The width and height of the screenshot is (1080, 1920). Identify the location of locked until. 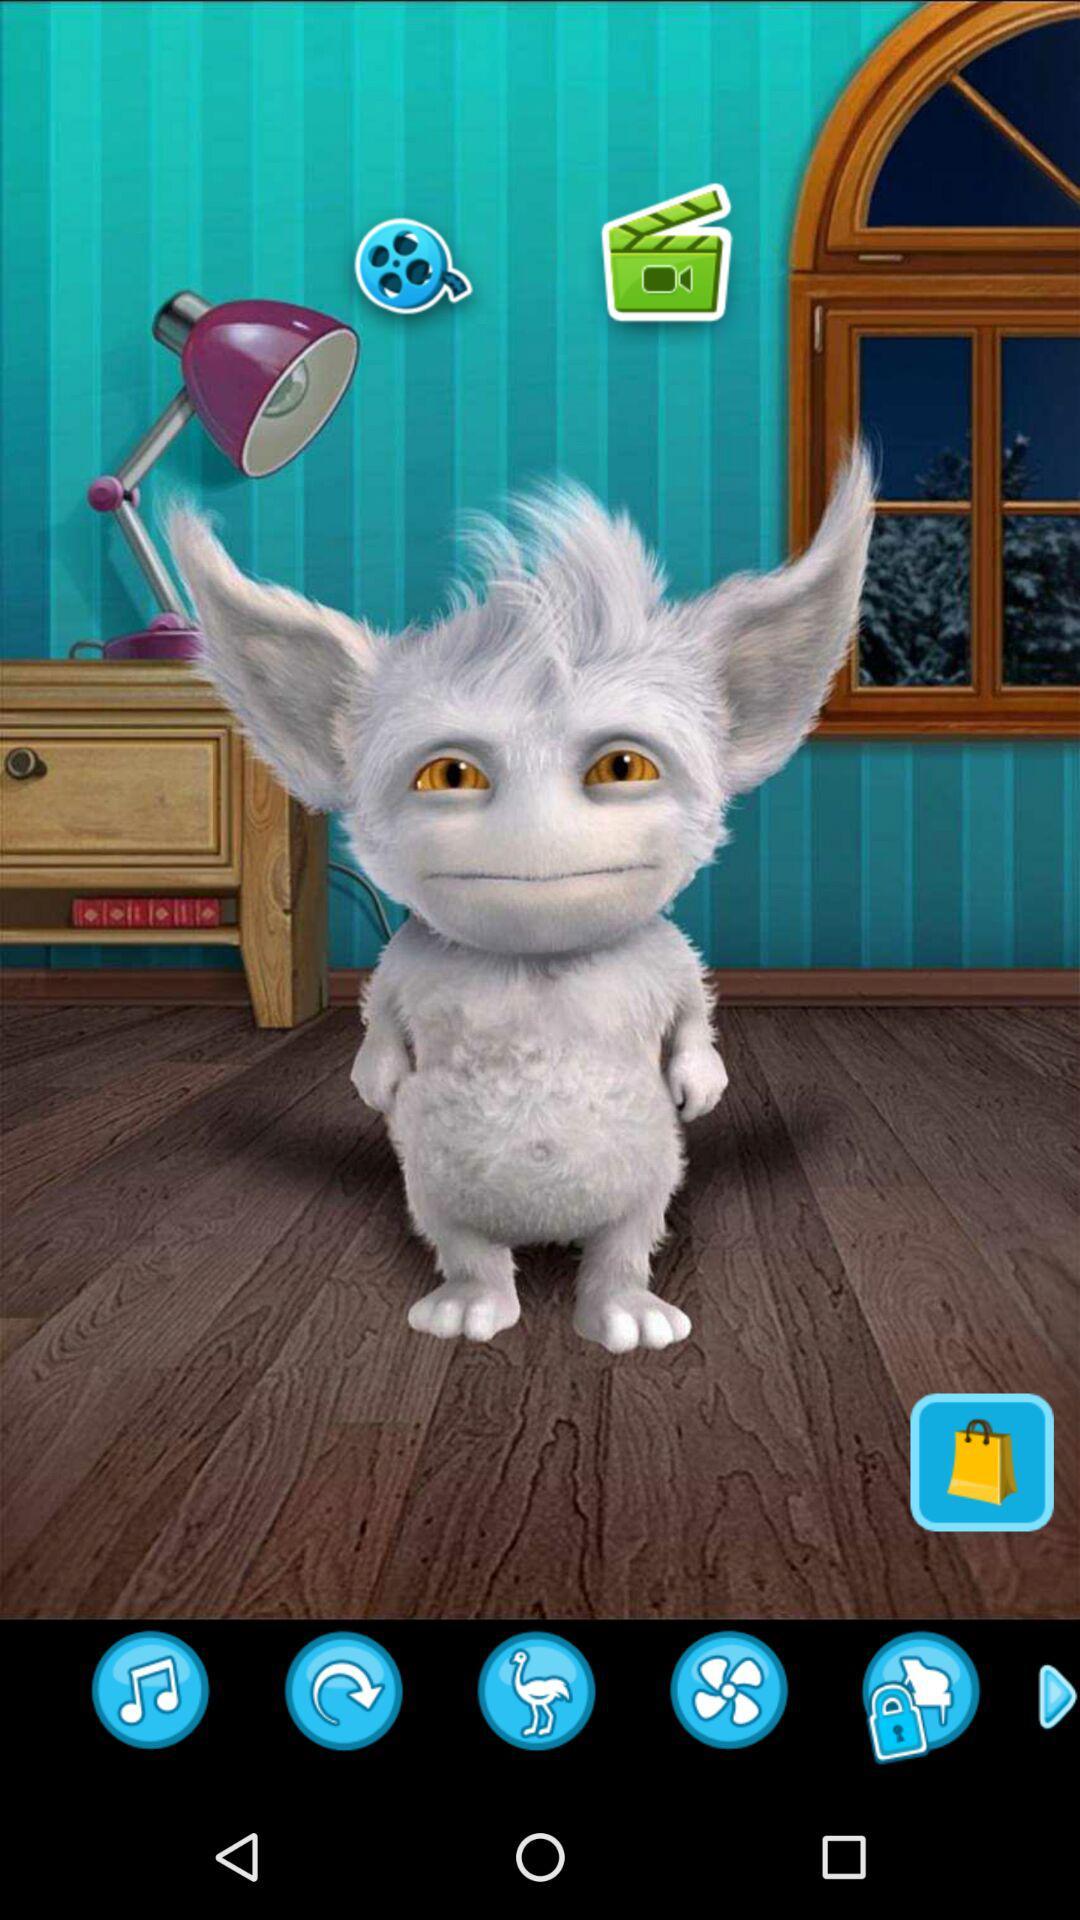
(922, 1696).